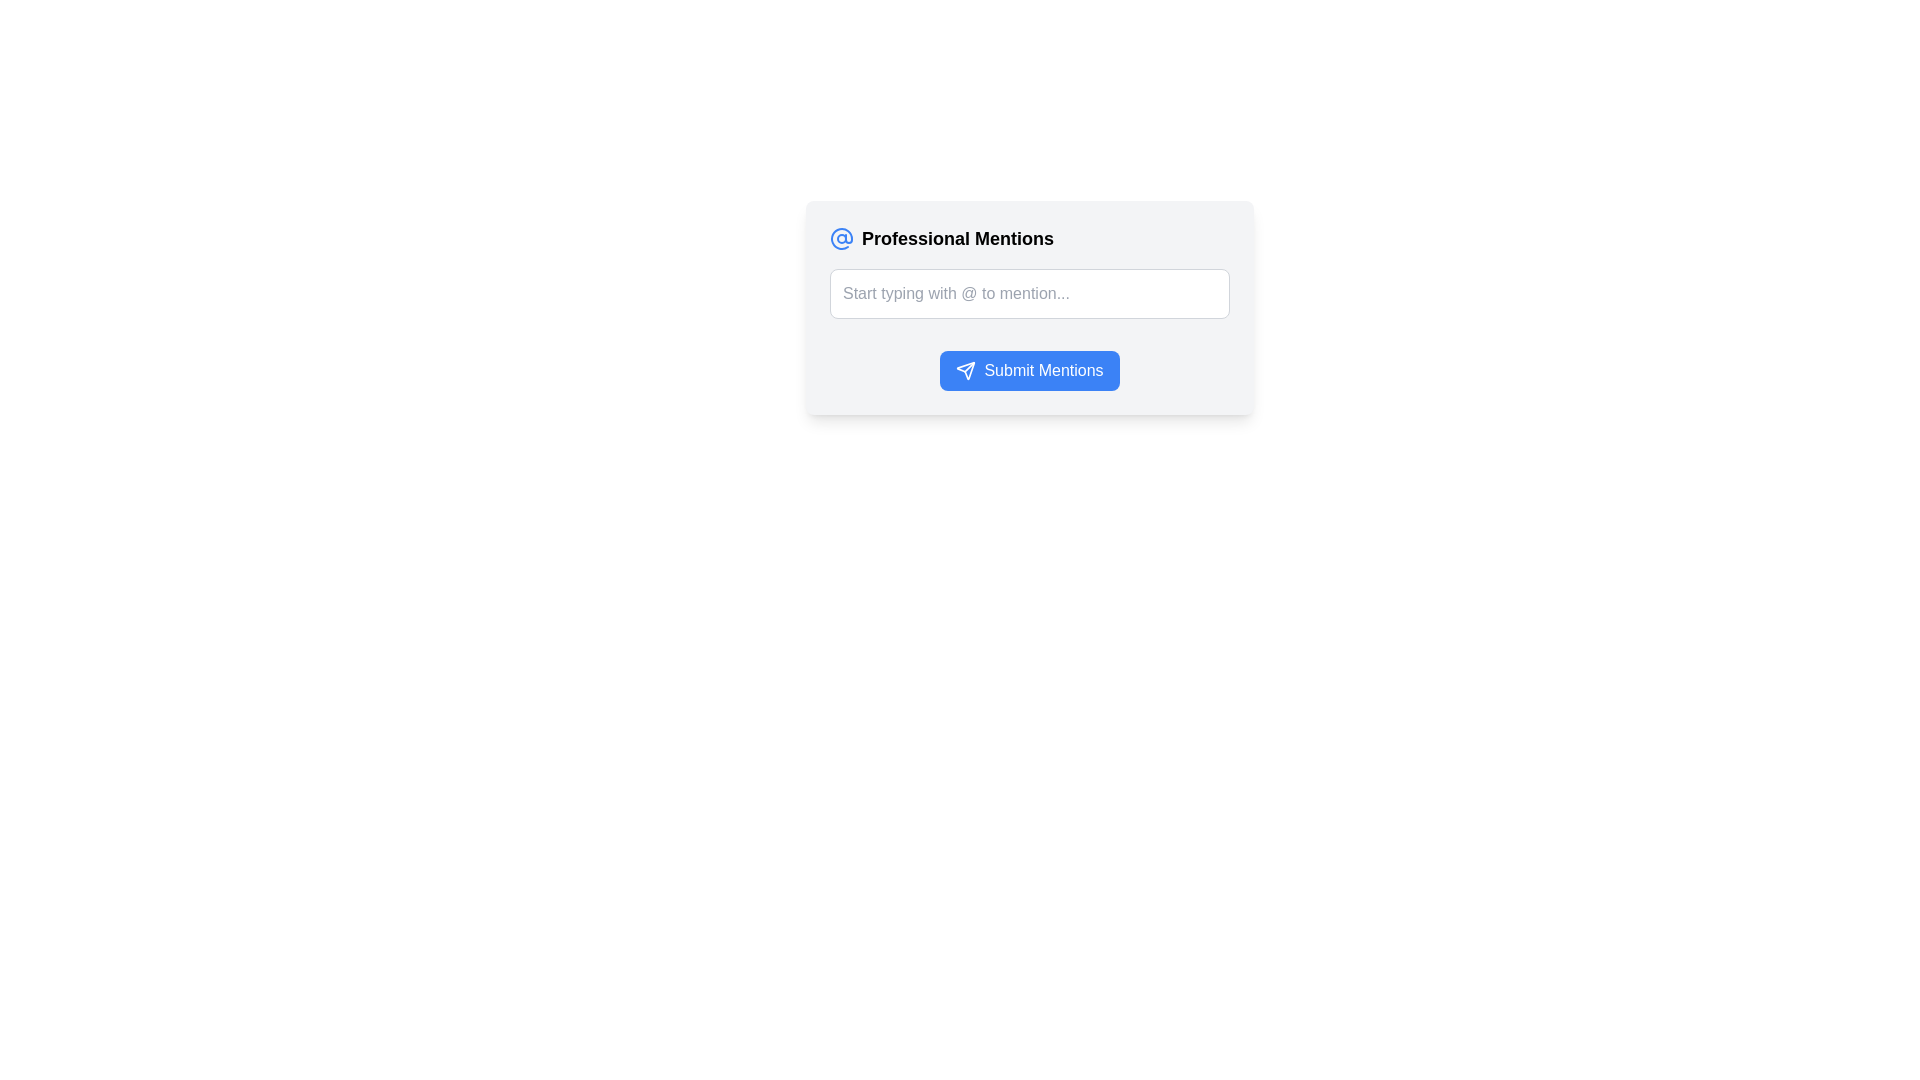 The height and width of the screenshot is (1080, 1920). What do you see at coordinates (841, 238) in the screenshot?
I see `the blue '@' icon with a circular outline located in the header section of the 'Professional Mentions' box, positioned to the left of the title text` at bounding box center [841, 238].